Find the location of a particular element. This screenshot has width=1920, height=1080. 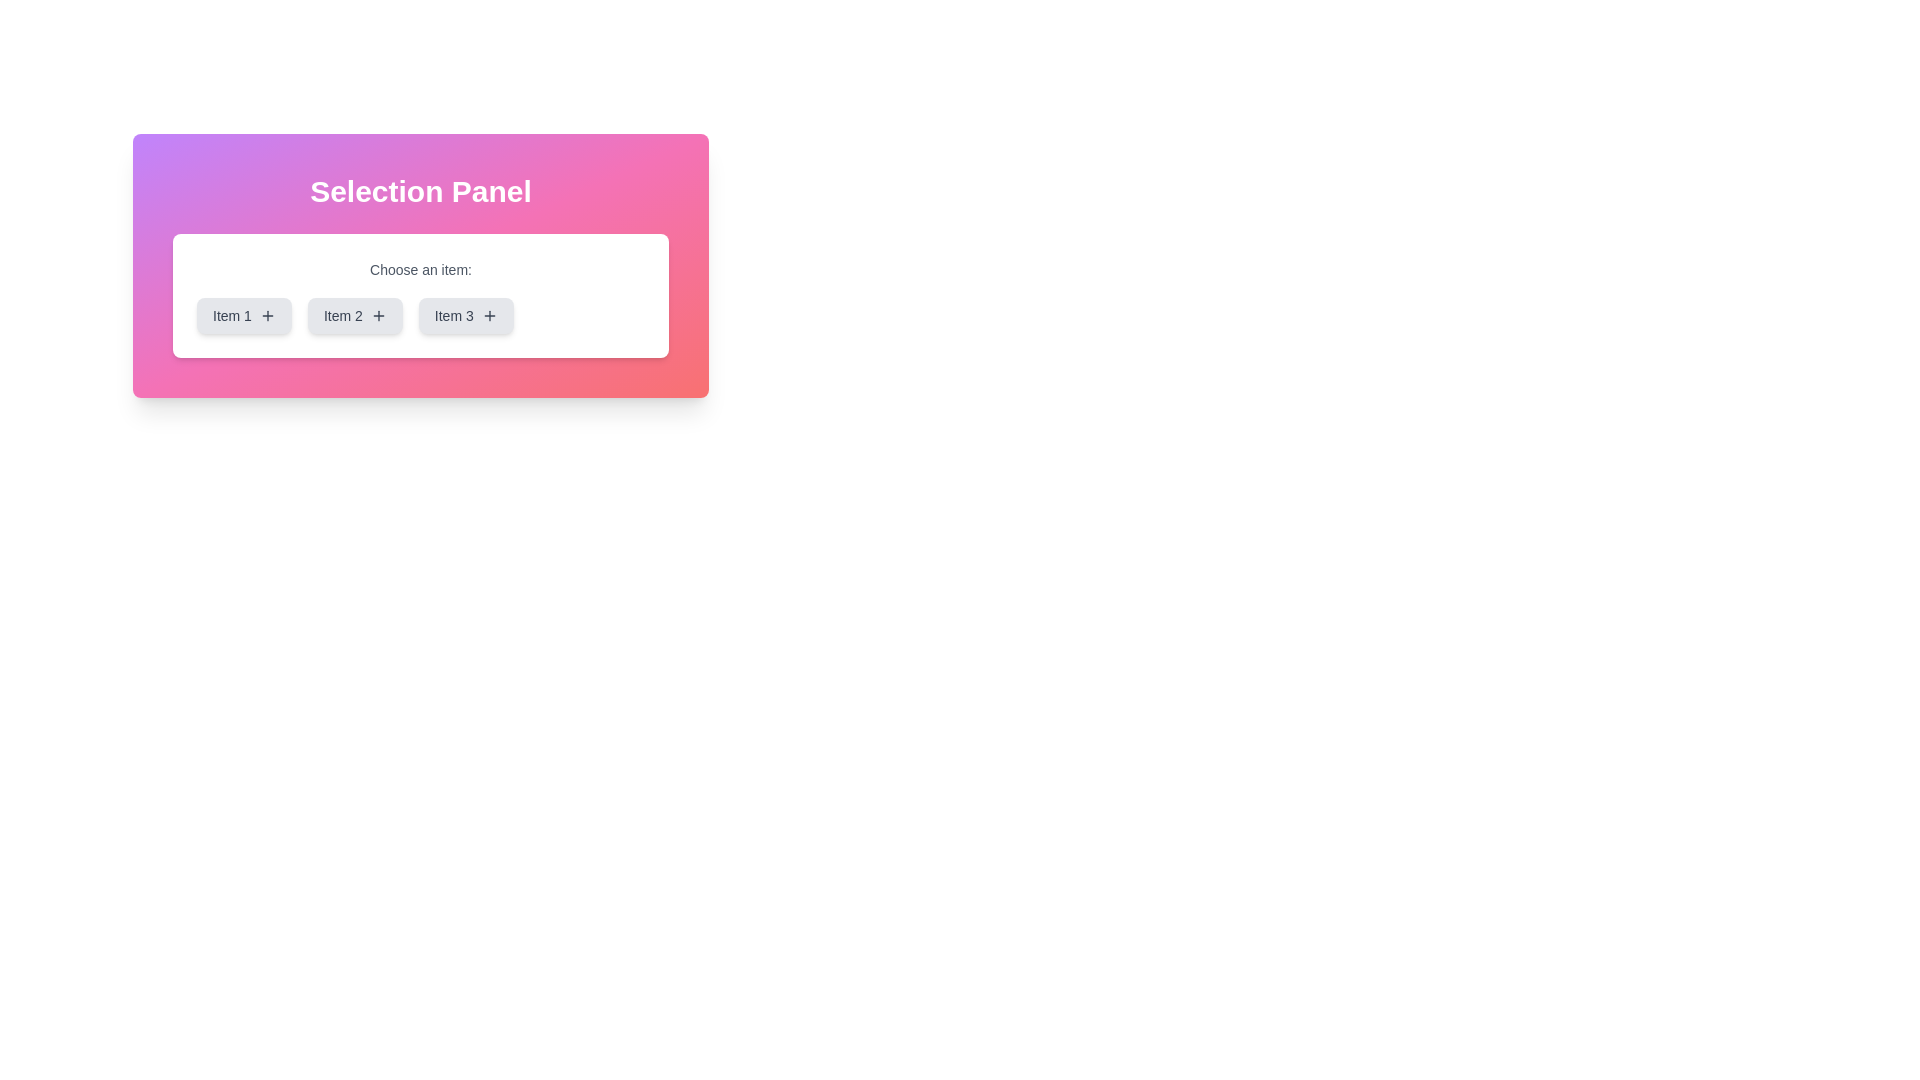

the label or button representing 'Item 2' is located at coordinates (343, 315).